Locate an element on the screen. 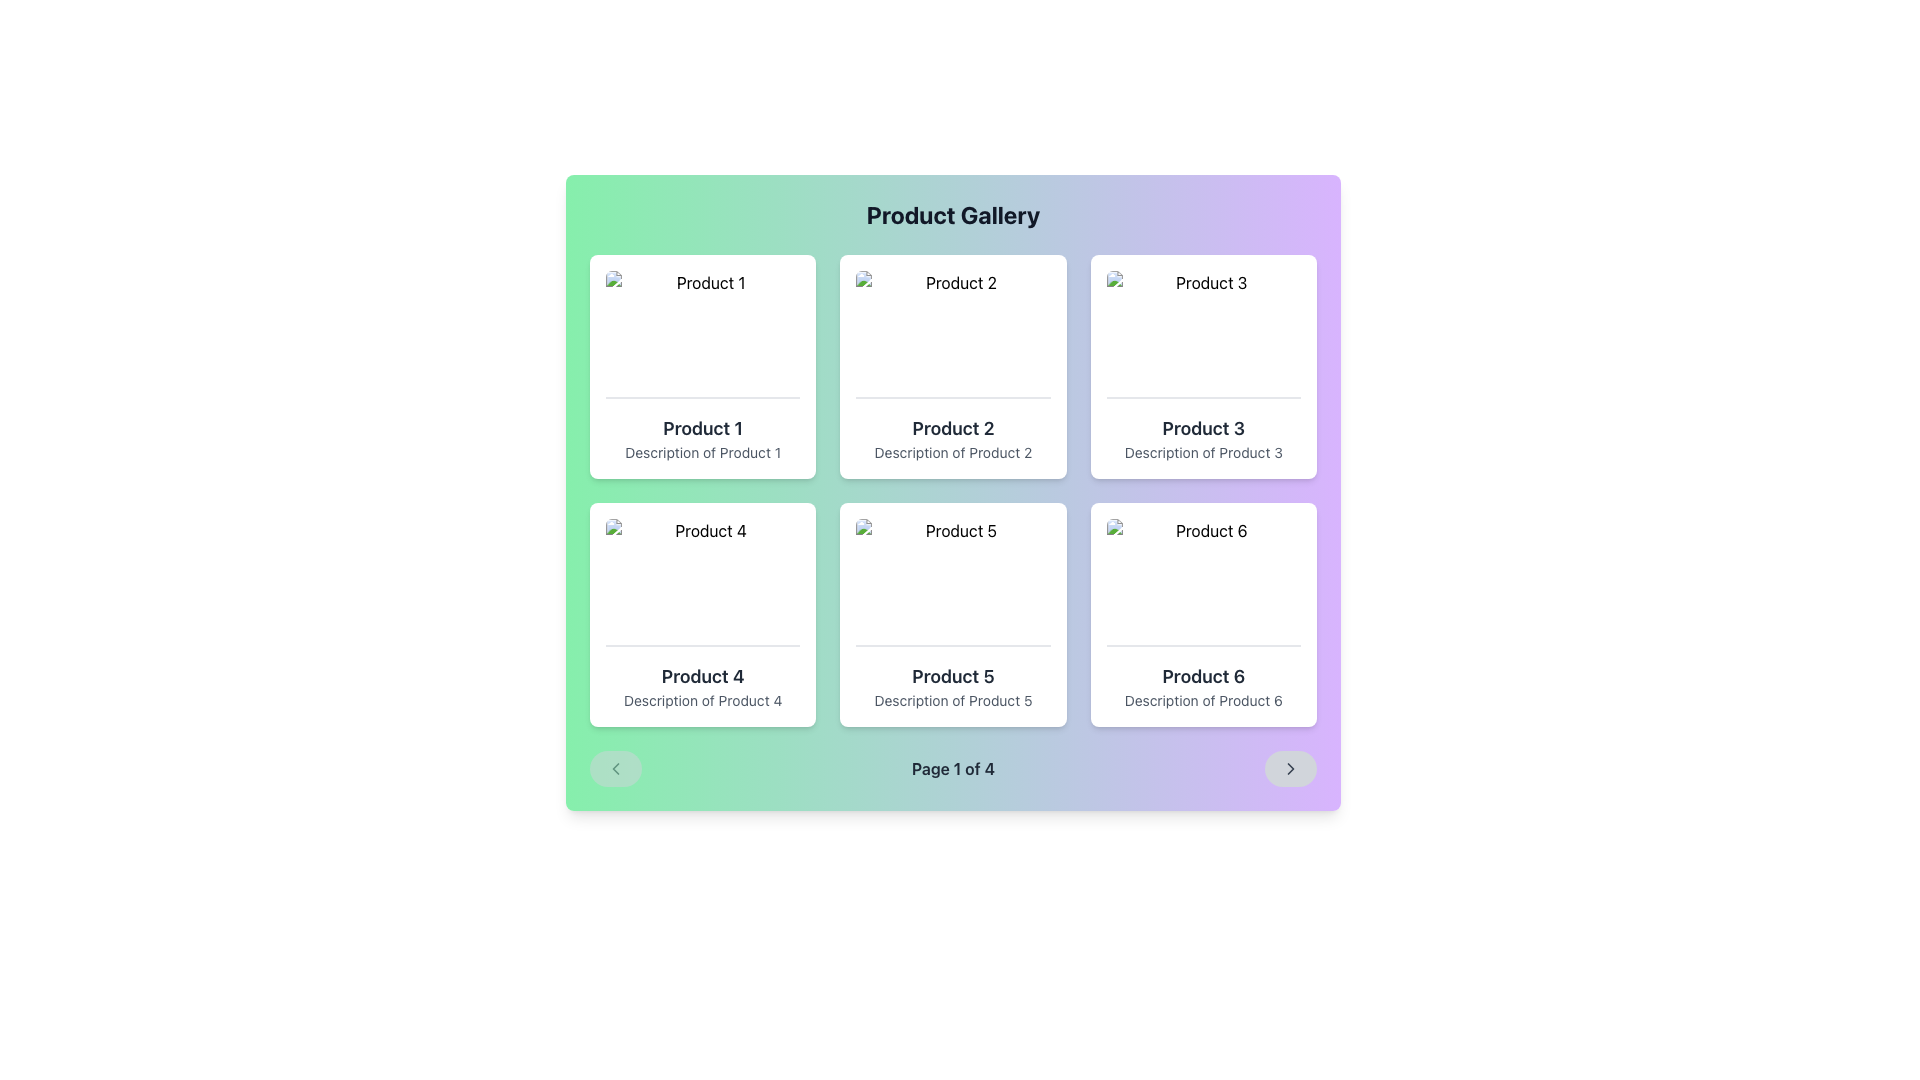 The height and width of the screenshot is (1080, 1920). the fourth product card in the 3x2 grid layout, located in the leftmost column of the second row, displaying information about a specific product is located at coordinates (703, 613).